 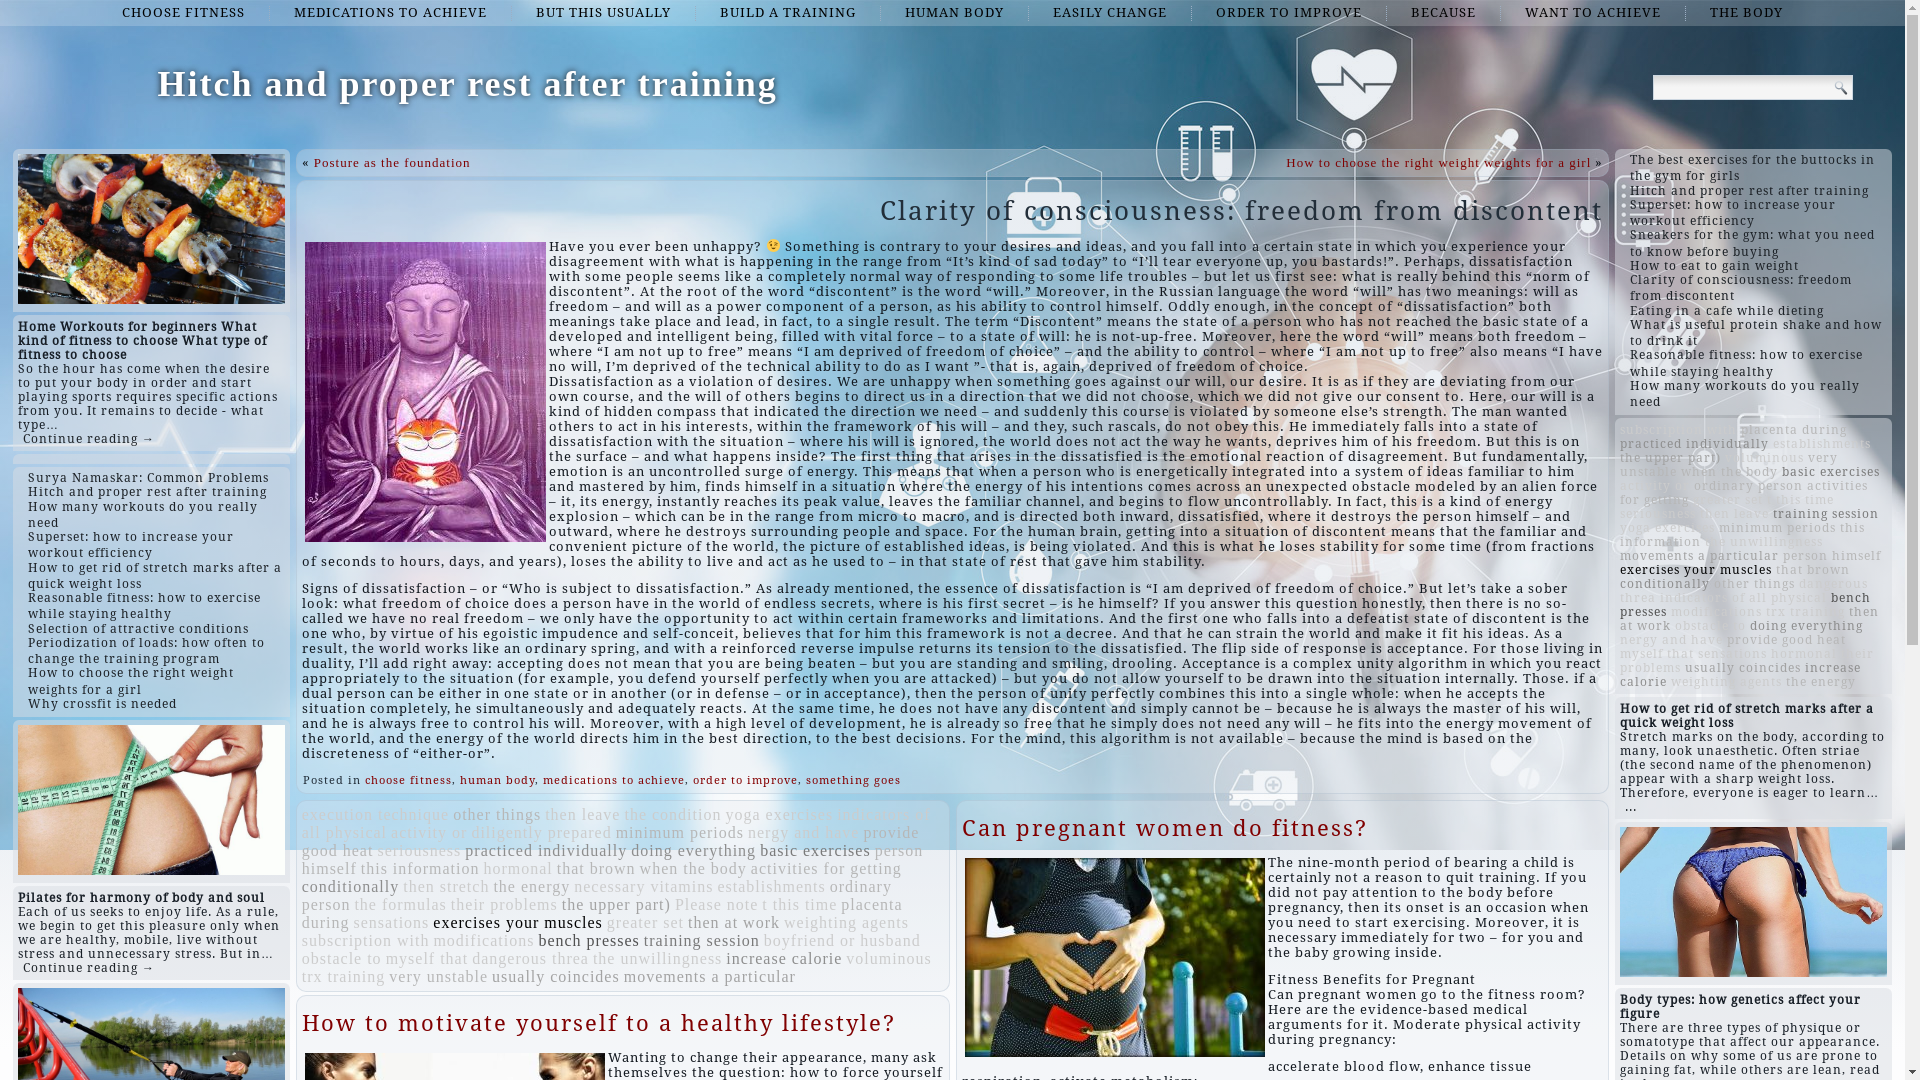 I want to click on 'What is useful protein shake and how to drink it', so click(x=1755, y=331).